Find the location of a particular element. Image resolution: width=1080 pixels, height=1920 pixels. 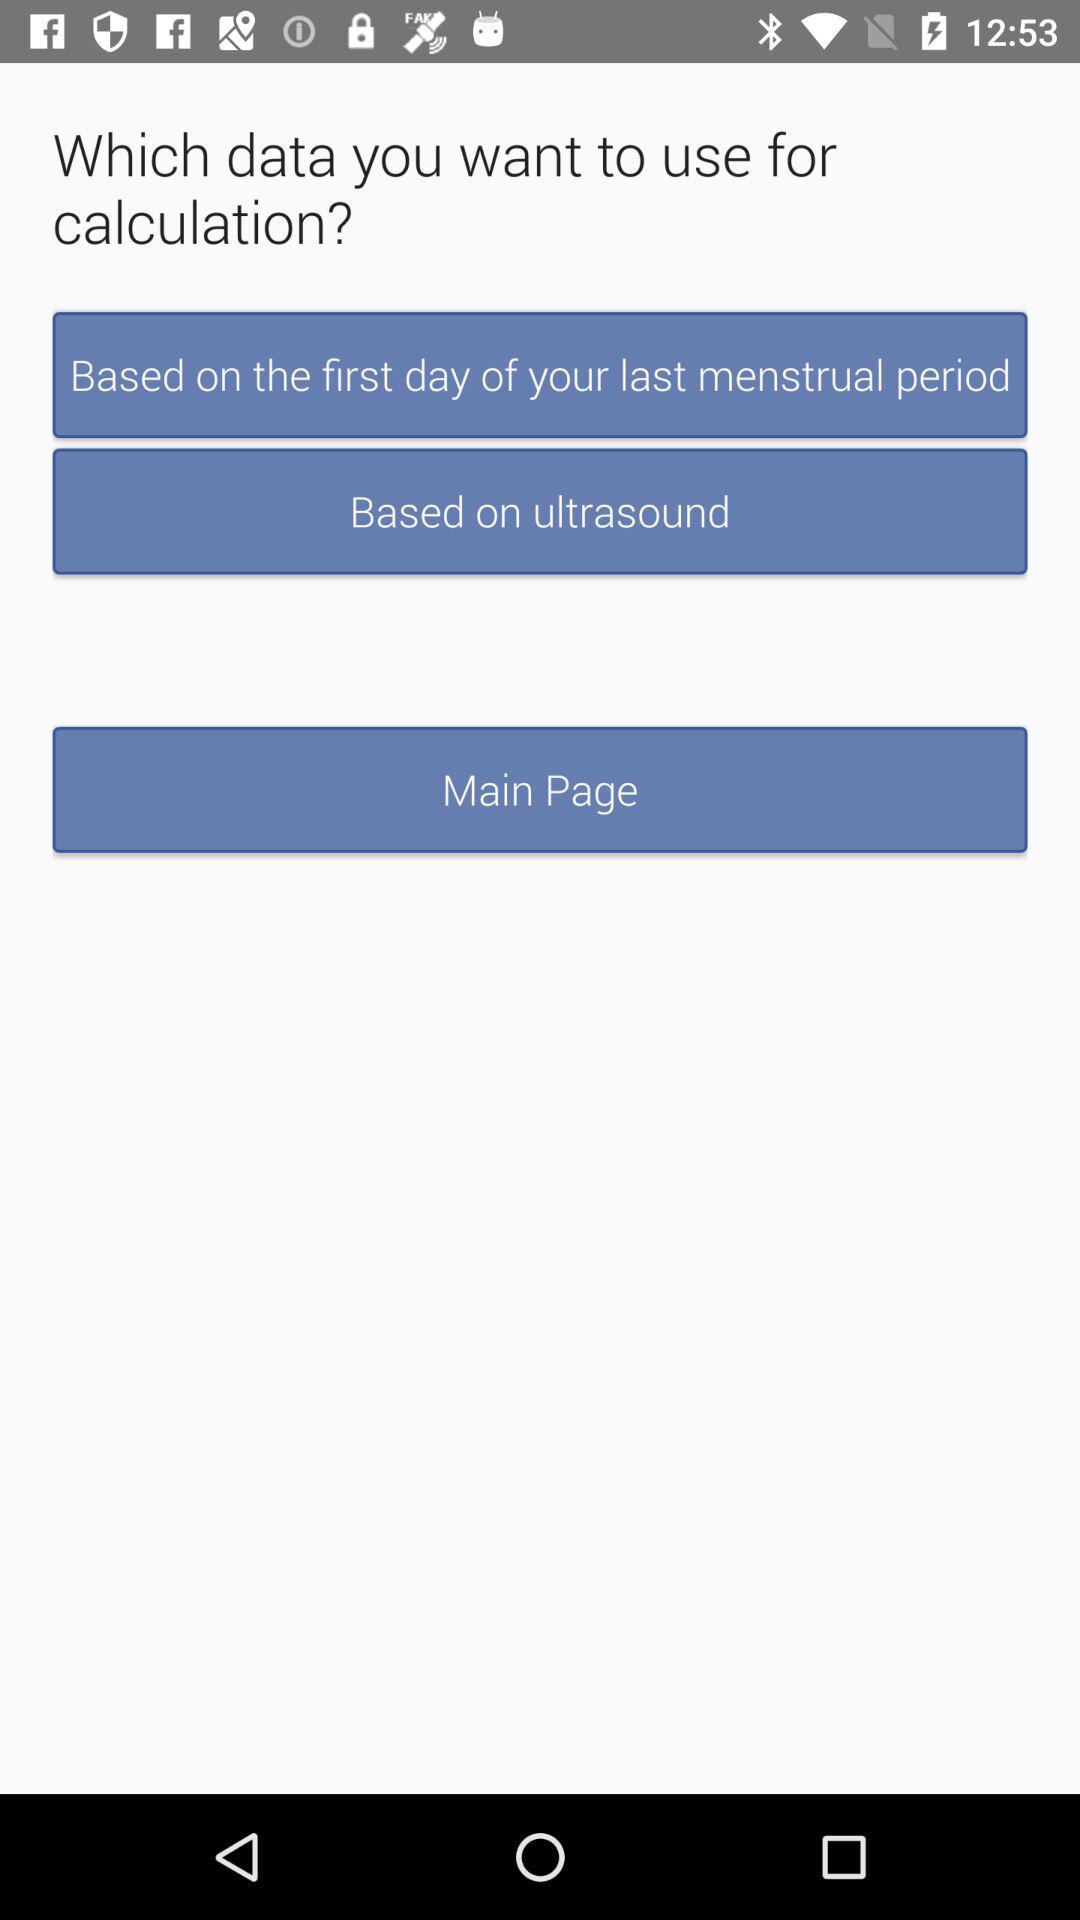

the main page icon is located at coordinates (540, 788).